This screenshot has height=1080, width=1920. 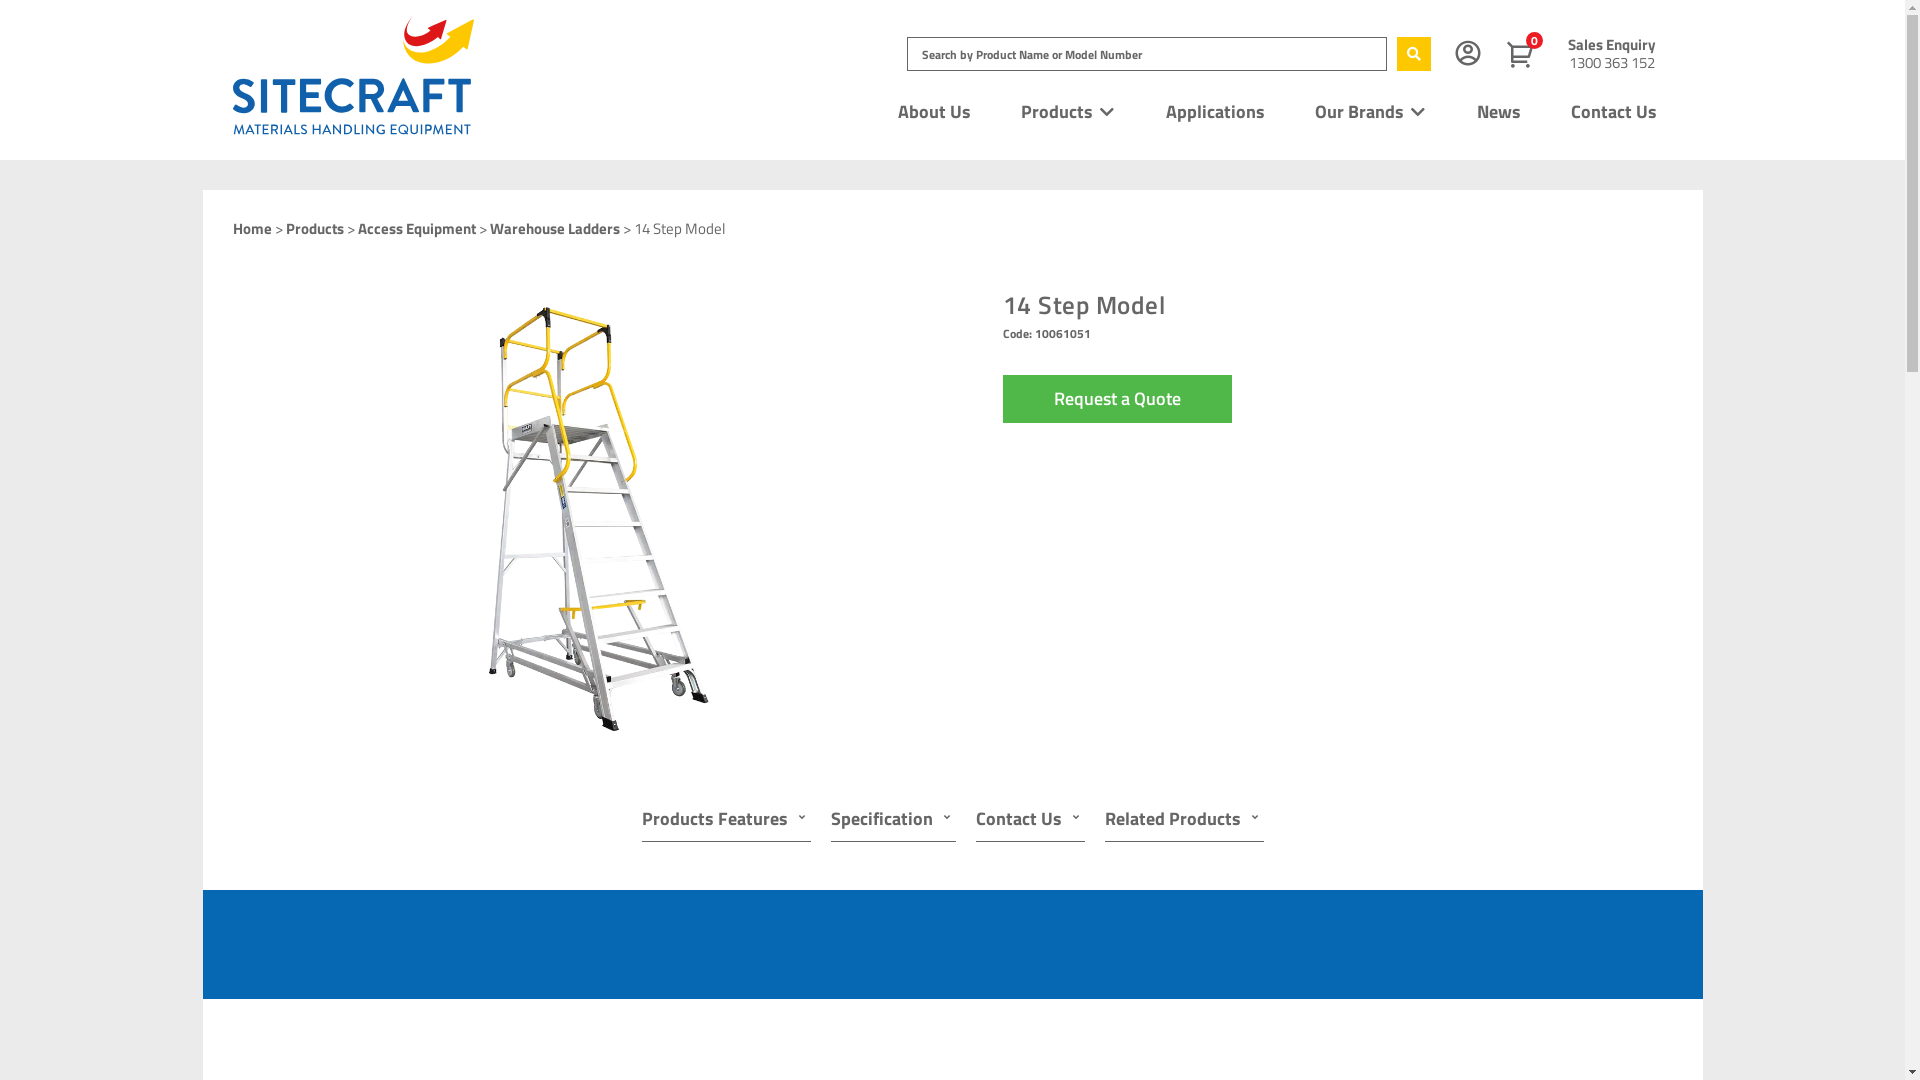 What do you see at coordinates (1853, 1027) in the screenshot?
I see `'Chat'` at bounding box center [1853, 1027].